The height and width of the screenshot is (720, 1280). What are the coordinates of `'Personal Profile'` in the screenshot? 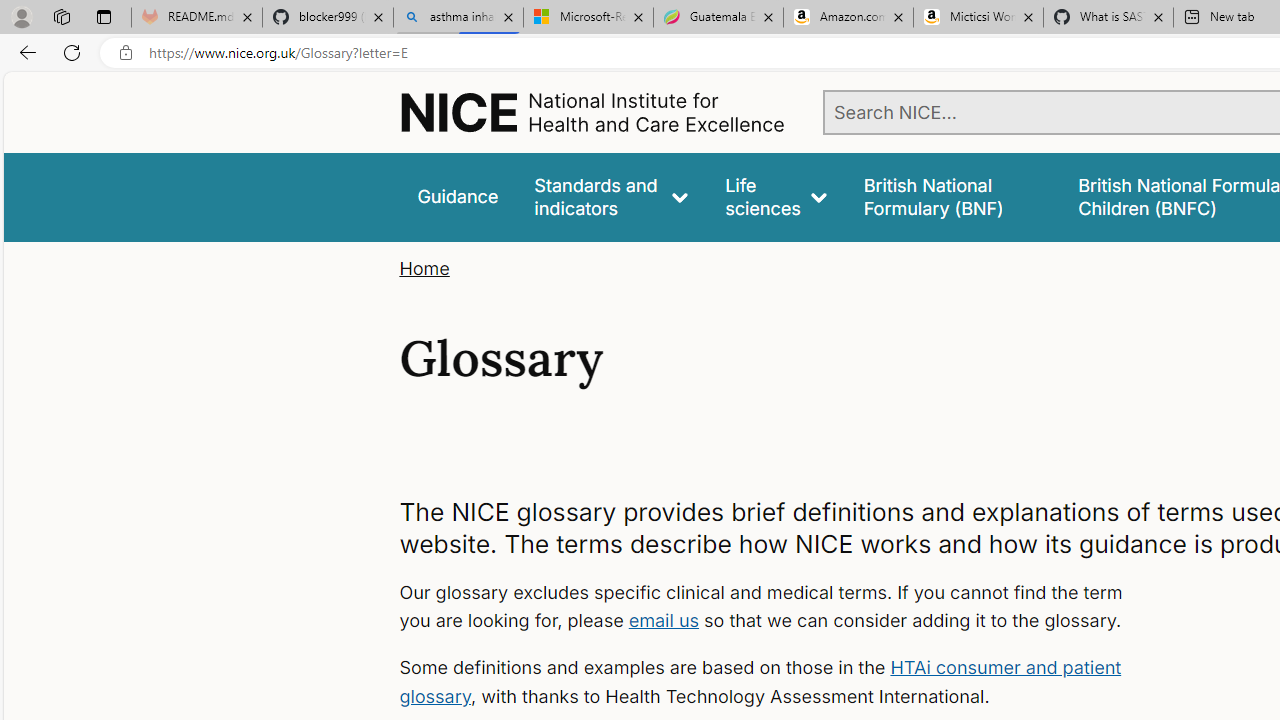 It's located at (21, 16).